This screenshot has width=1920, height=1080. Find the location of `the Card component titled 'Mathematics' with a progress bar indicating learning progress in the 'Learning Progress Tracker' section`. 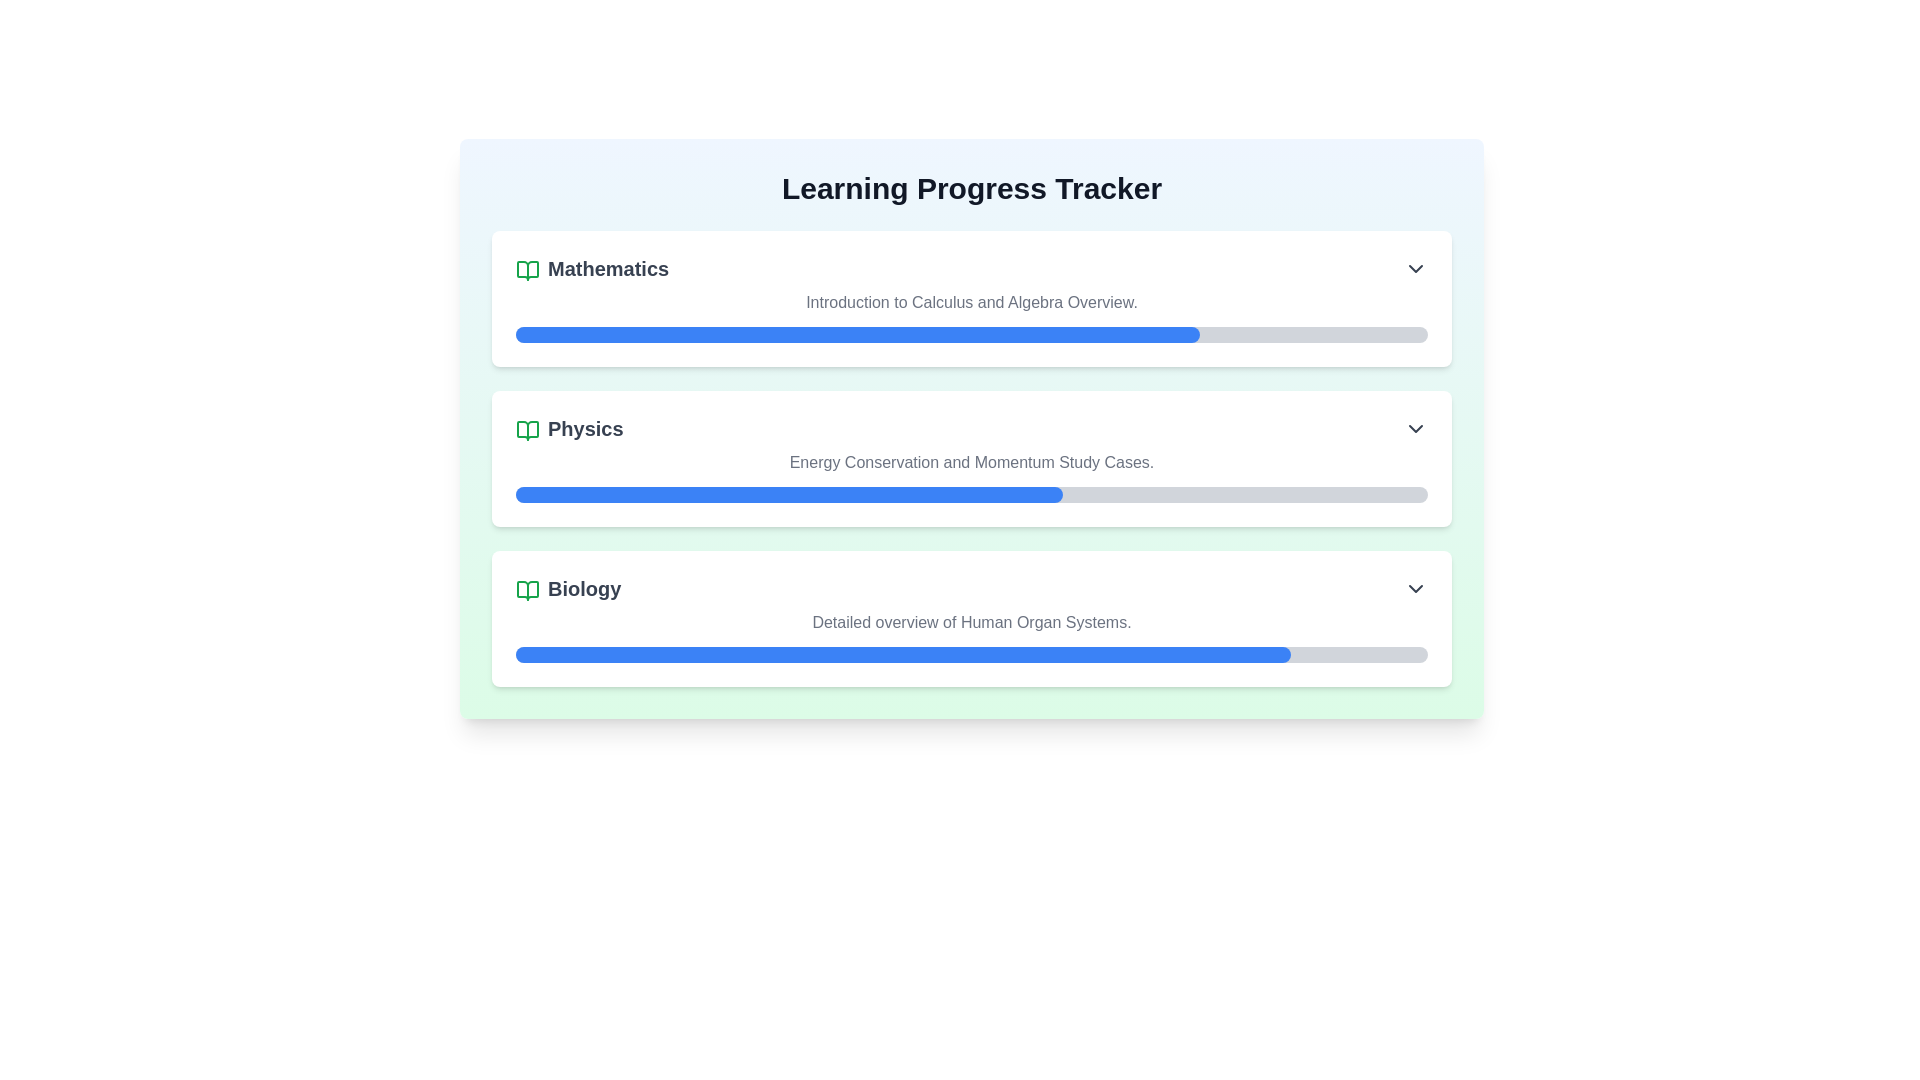

the Card component titled 'Mathematics' with a progress bar indicating learning progress in the 'Learning Progress Tracker' section is located at coordinates (971, 299).